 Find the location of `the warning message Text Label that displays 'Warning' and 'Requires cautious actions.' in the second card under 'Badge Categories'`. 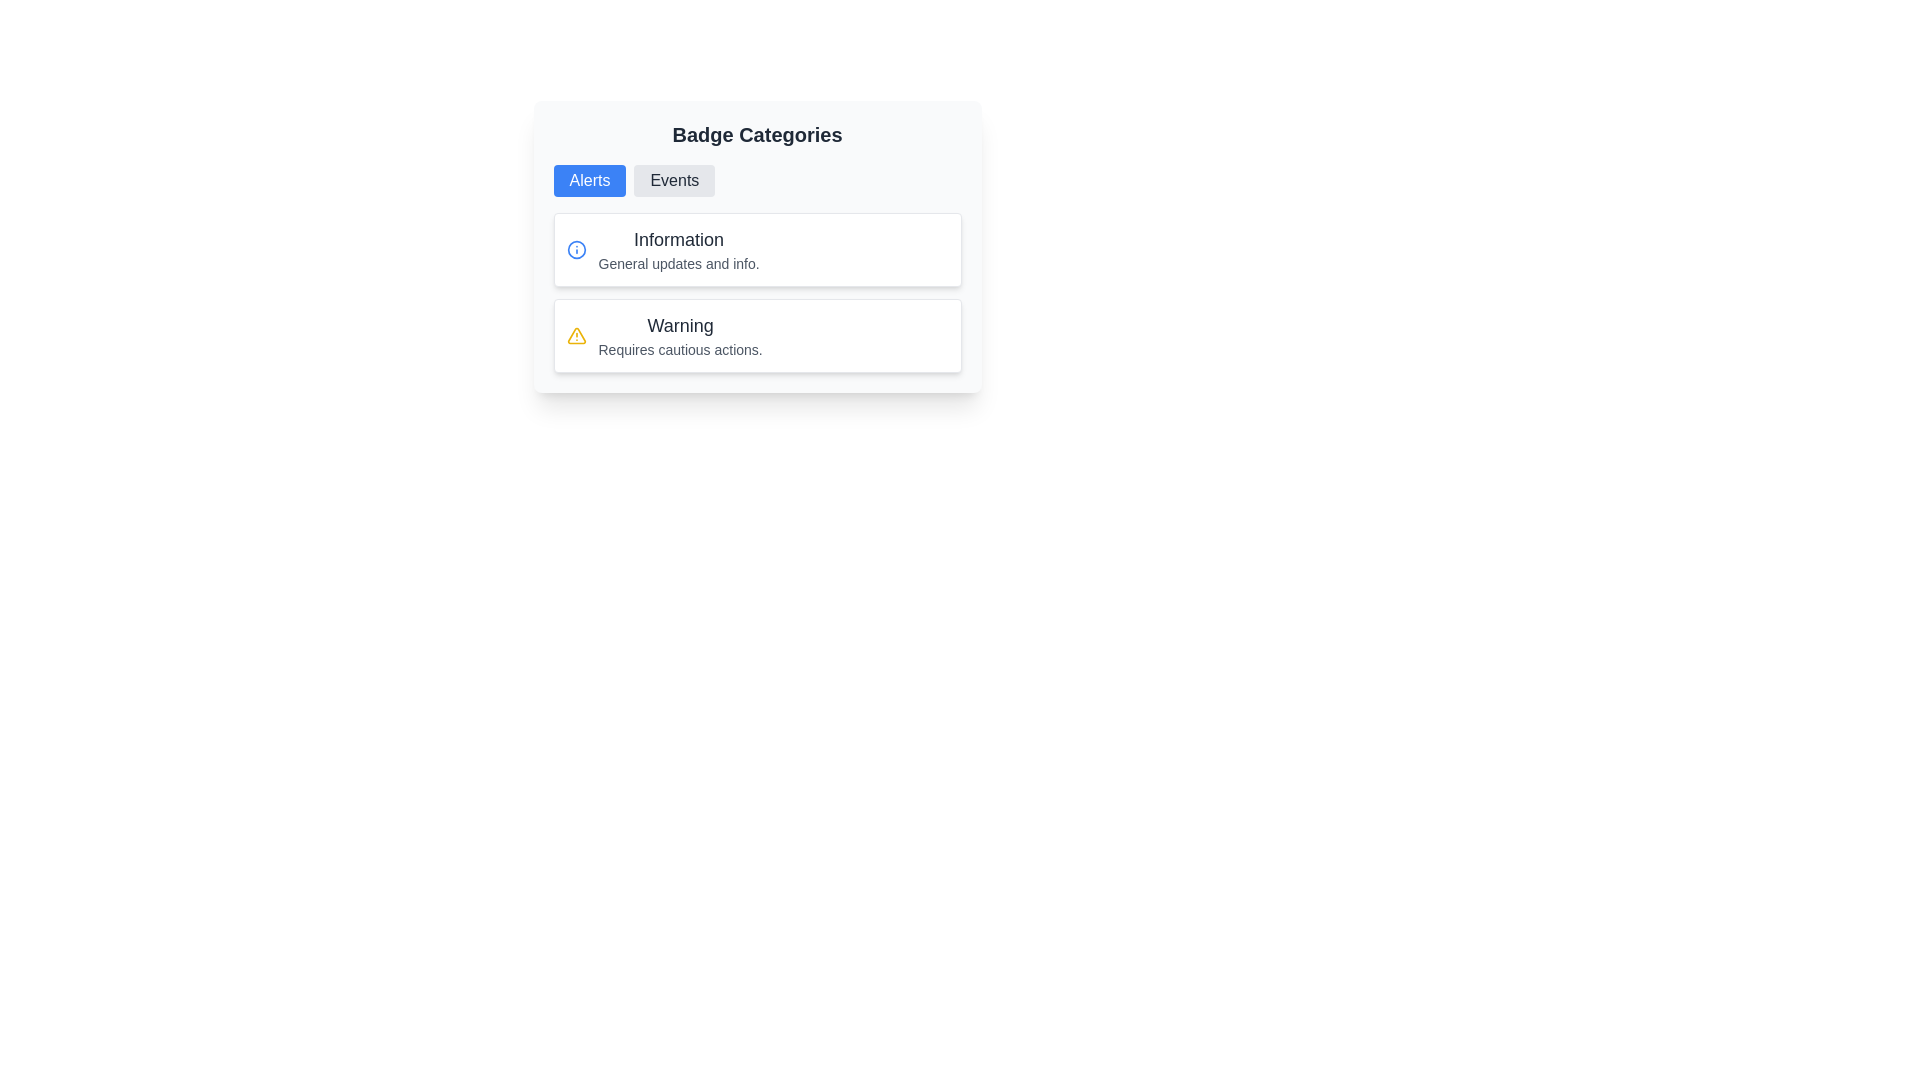

the warning message Text Label that displays 'Warning' and 'Requires cautious actions.' in the second card under 'Badge Categories' is located at coordinates (680, 334).